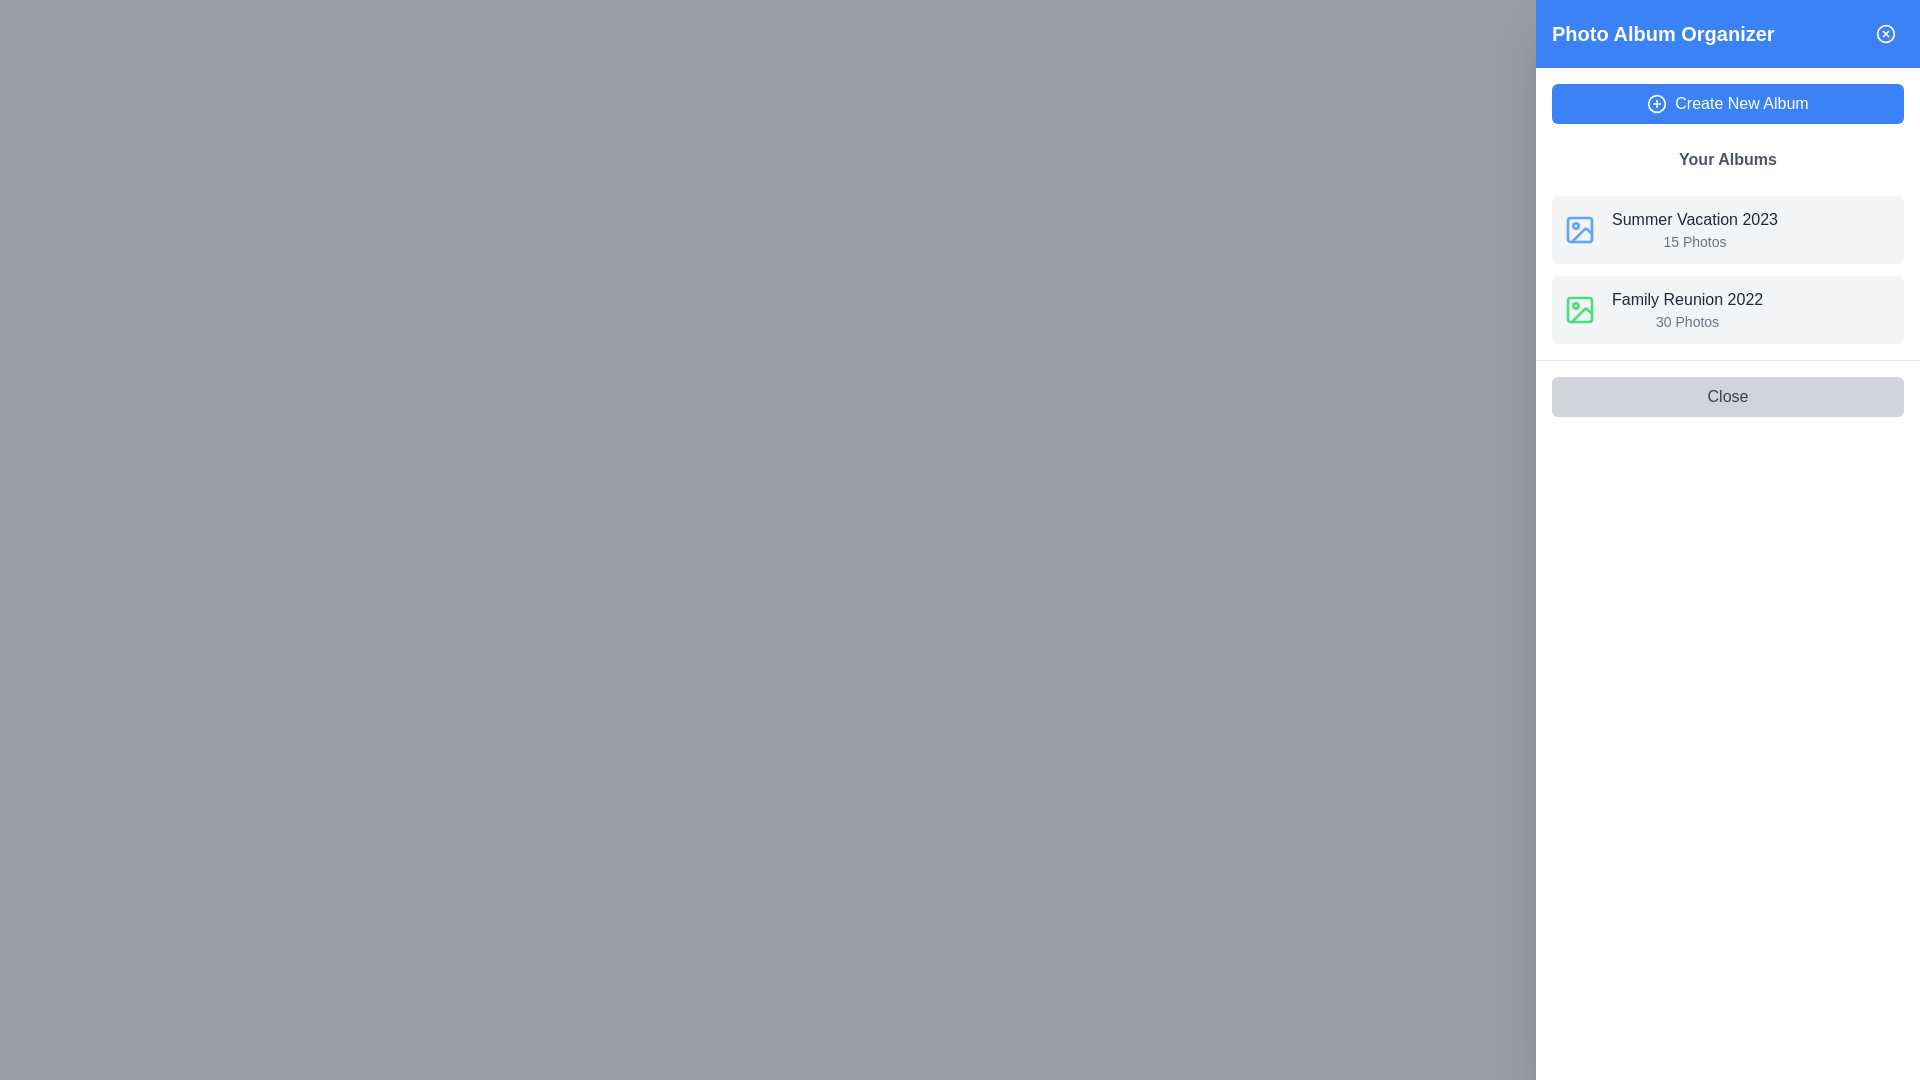 The width and height of the screenshot is (1920, 1080). Describe the element at coordinates (1693, 219) in the screenshot. I see `the text 'Summer Vacation 2023', which is the title of the first photo album in the 'Your Albums' section` at that location.